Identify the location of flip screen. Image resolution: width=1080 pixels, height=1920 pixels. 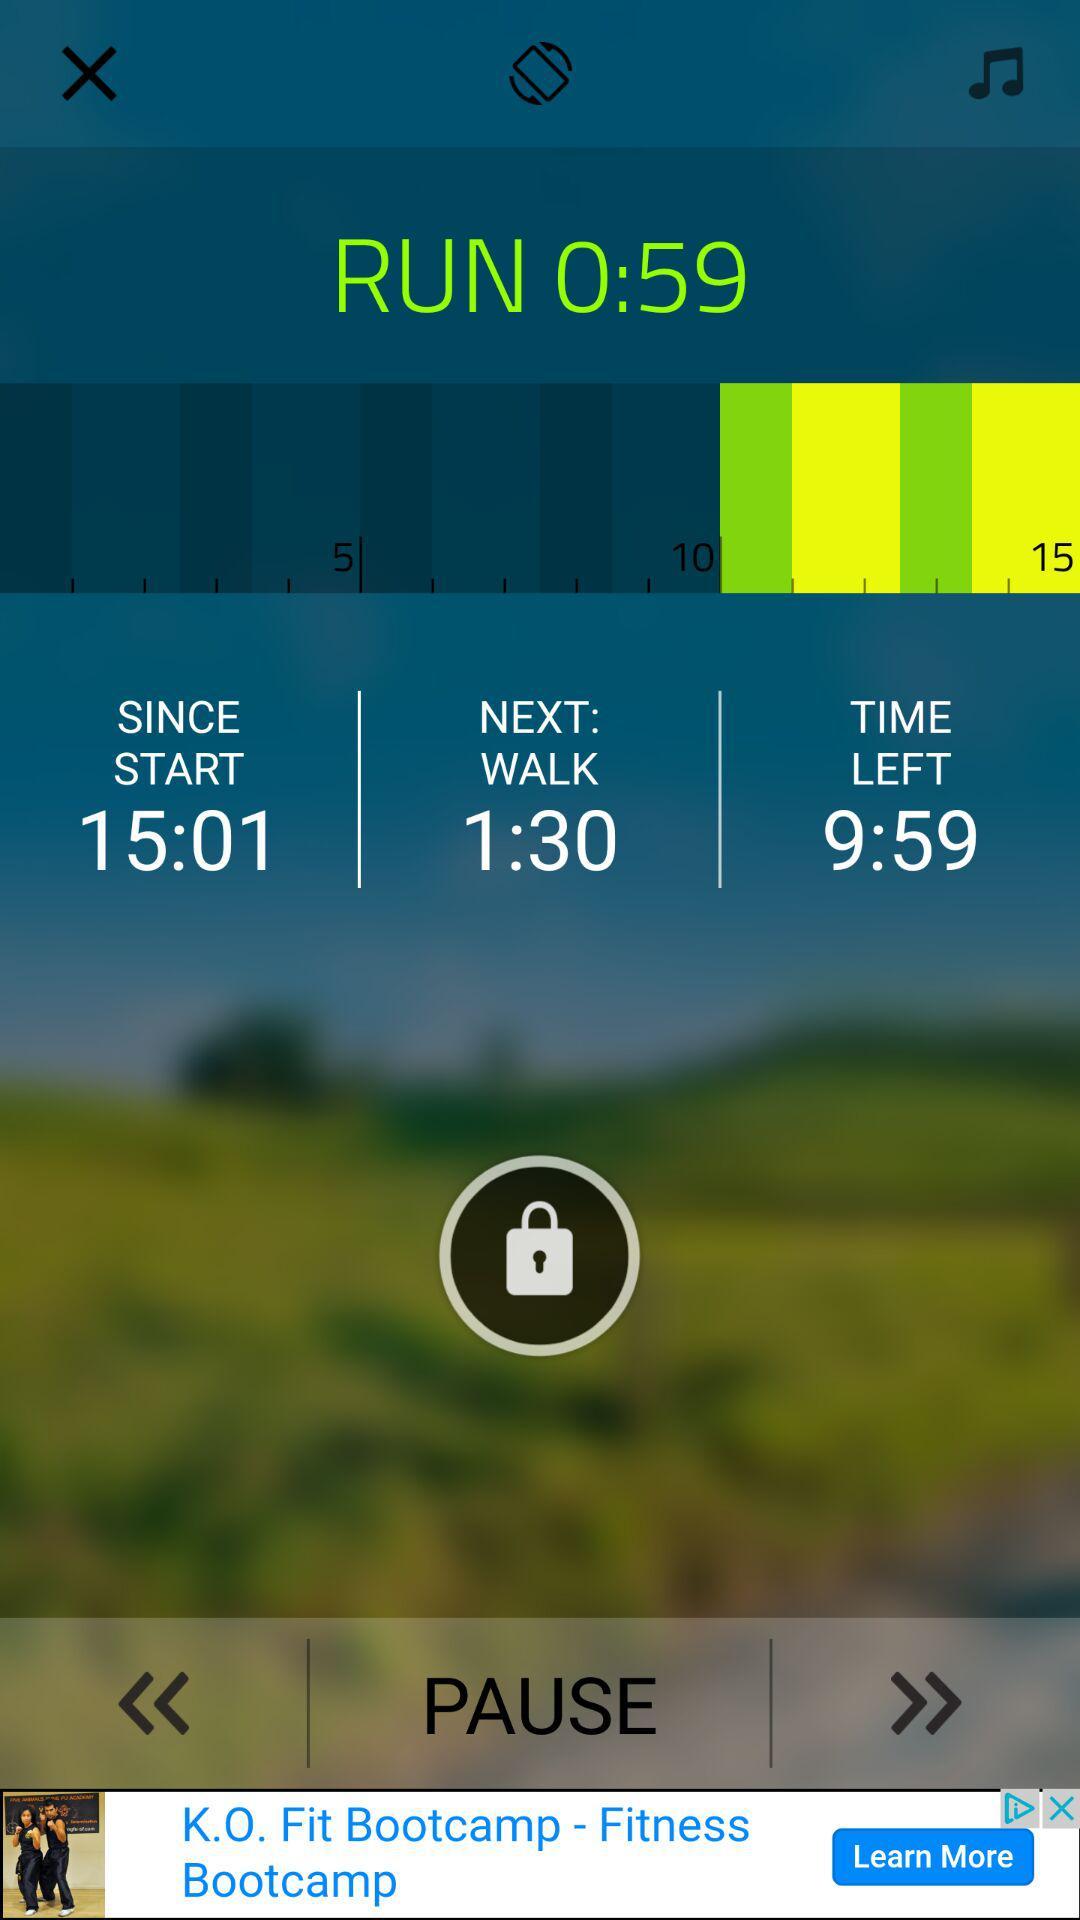
(540, 73).